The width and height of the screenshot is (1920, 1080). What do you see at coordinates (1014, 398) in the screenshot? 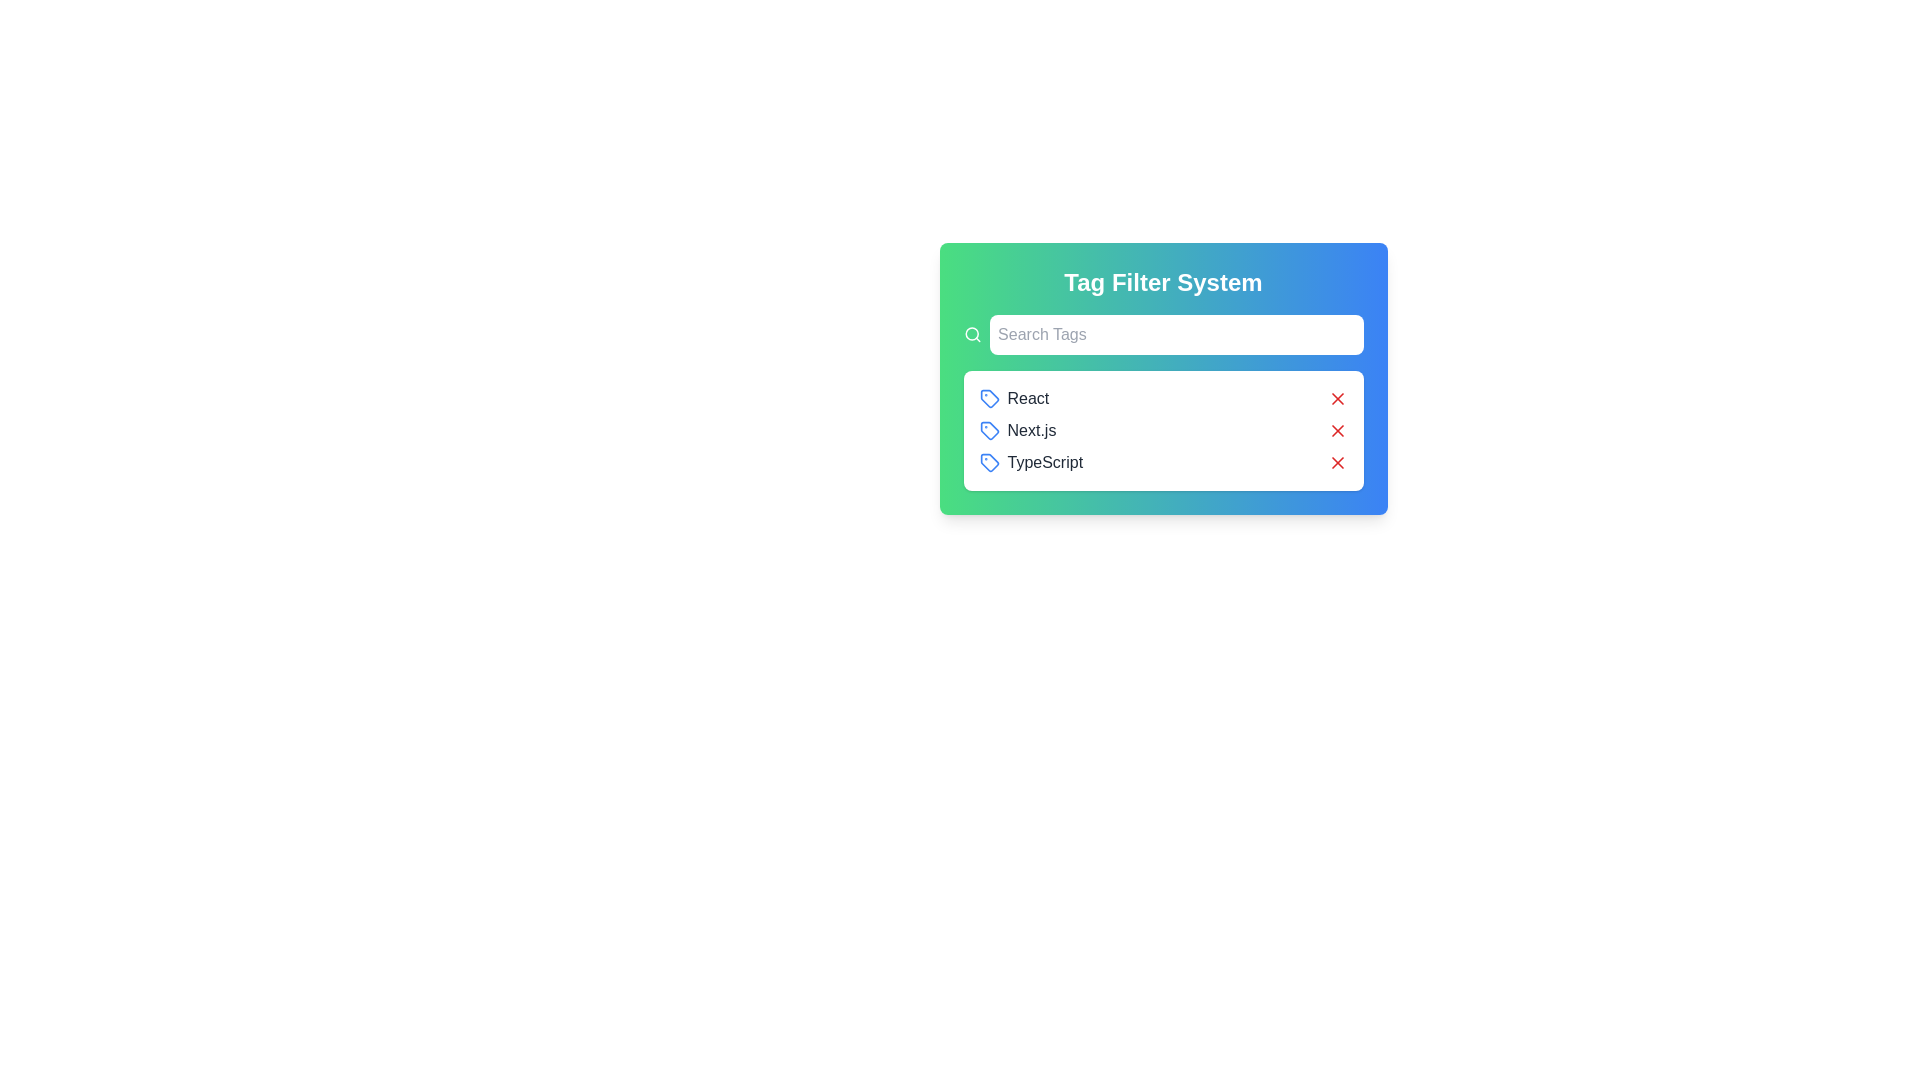
I see `the 'React' selectable tag label` at bounding box center [1014, 398].